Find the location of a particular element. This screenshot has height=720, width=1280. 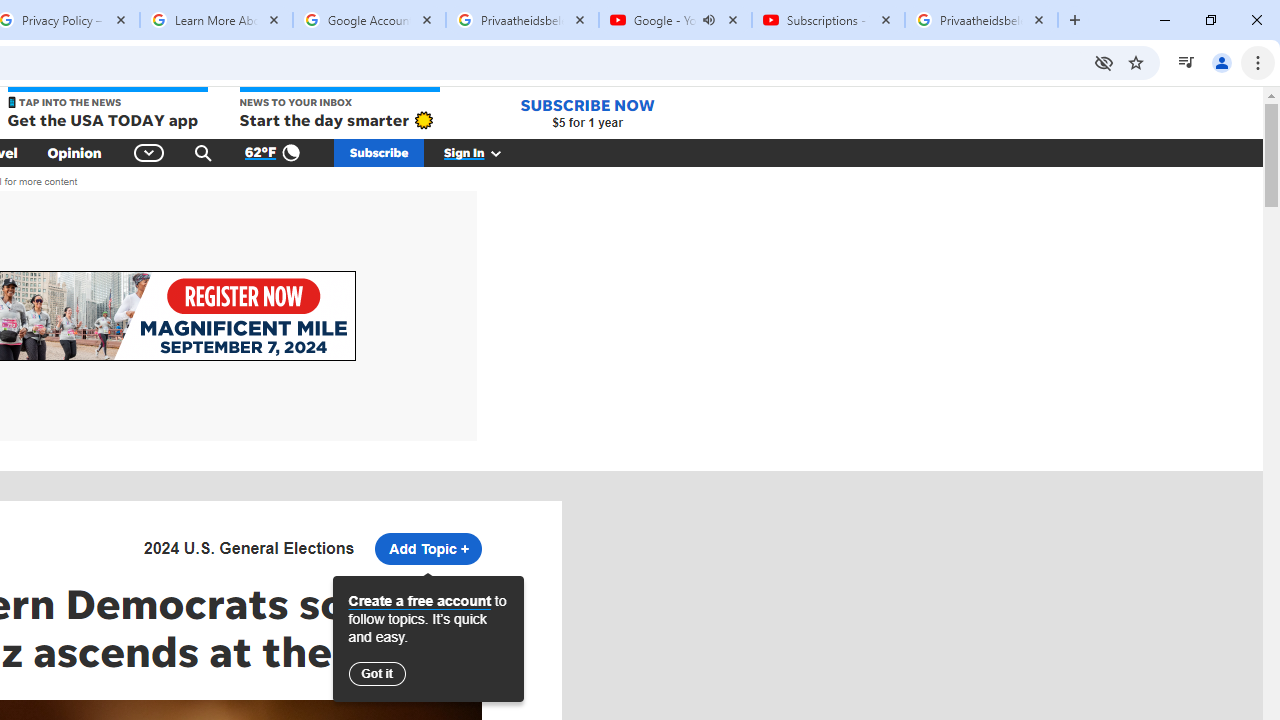

'Bookmark this tab' is located at coordinates (1136, 61).